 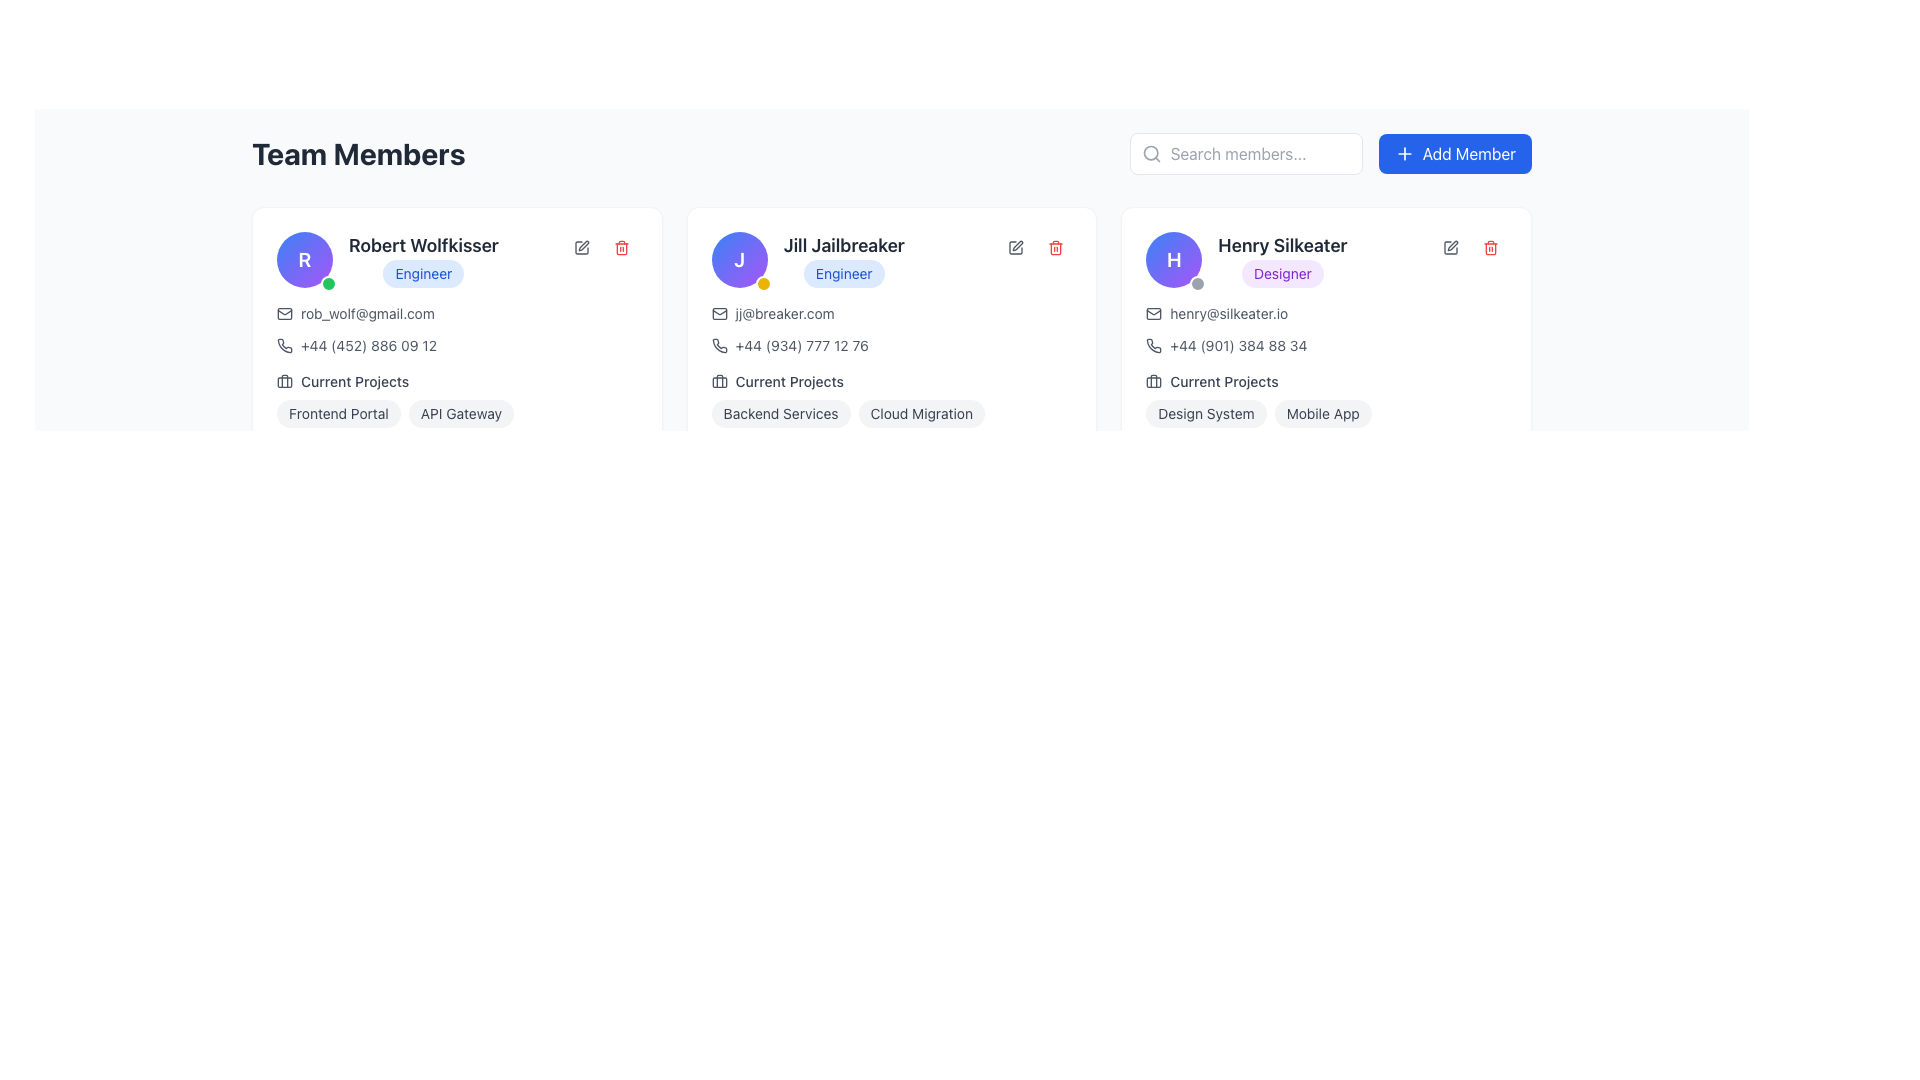 I want to click on text displayed in the section with tags representing the active projects associated with 'Jill Jailbreaker', located in the lower central area of the card beneath the email and phone number details, so click(x=891, y=400).